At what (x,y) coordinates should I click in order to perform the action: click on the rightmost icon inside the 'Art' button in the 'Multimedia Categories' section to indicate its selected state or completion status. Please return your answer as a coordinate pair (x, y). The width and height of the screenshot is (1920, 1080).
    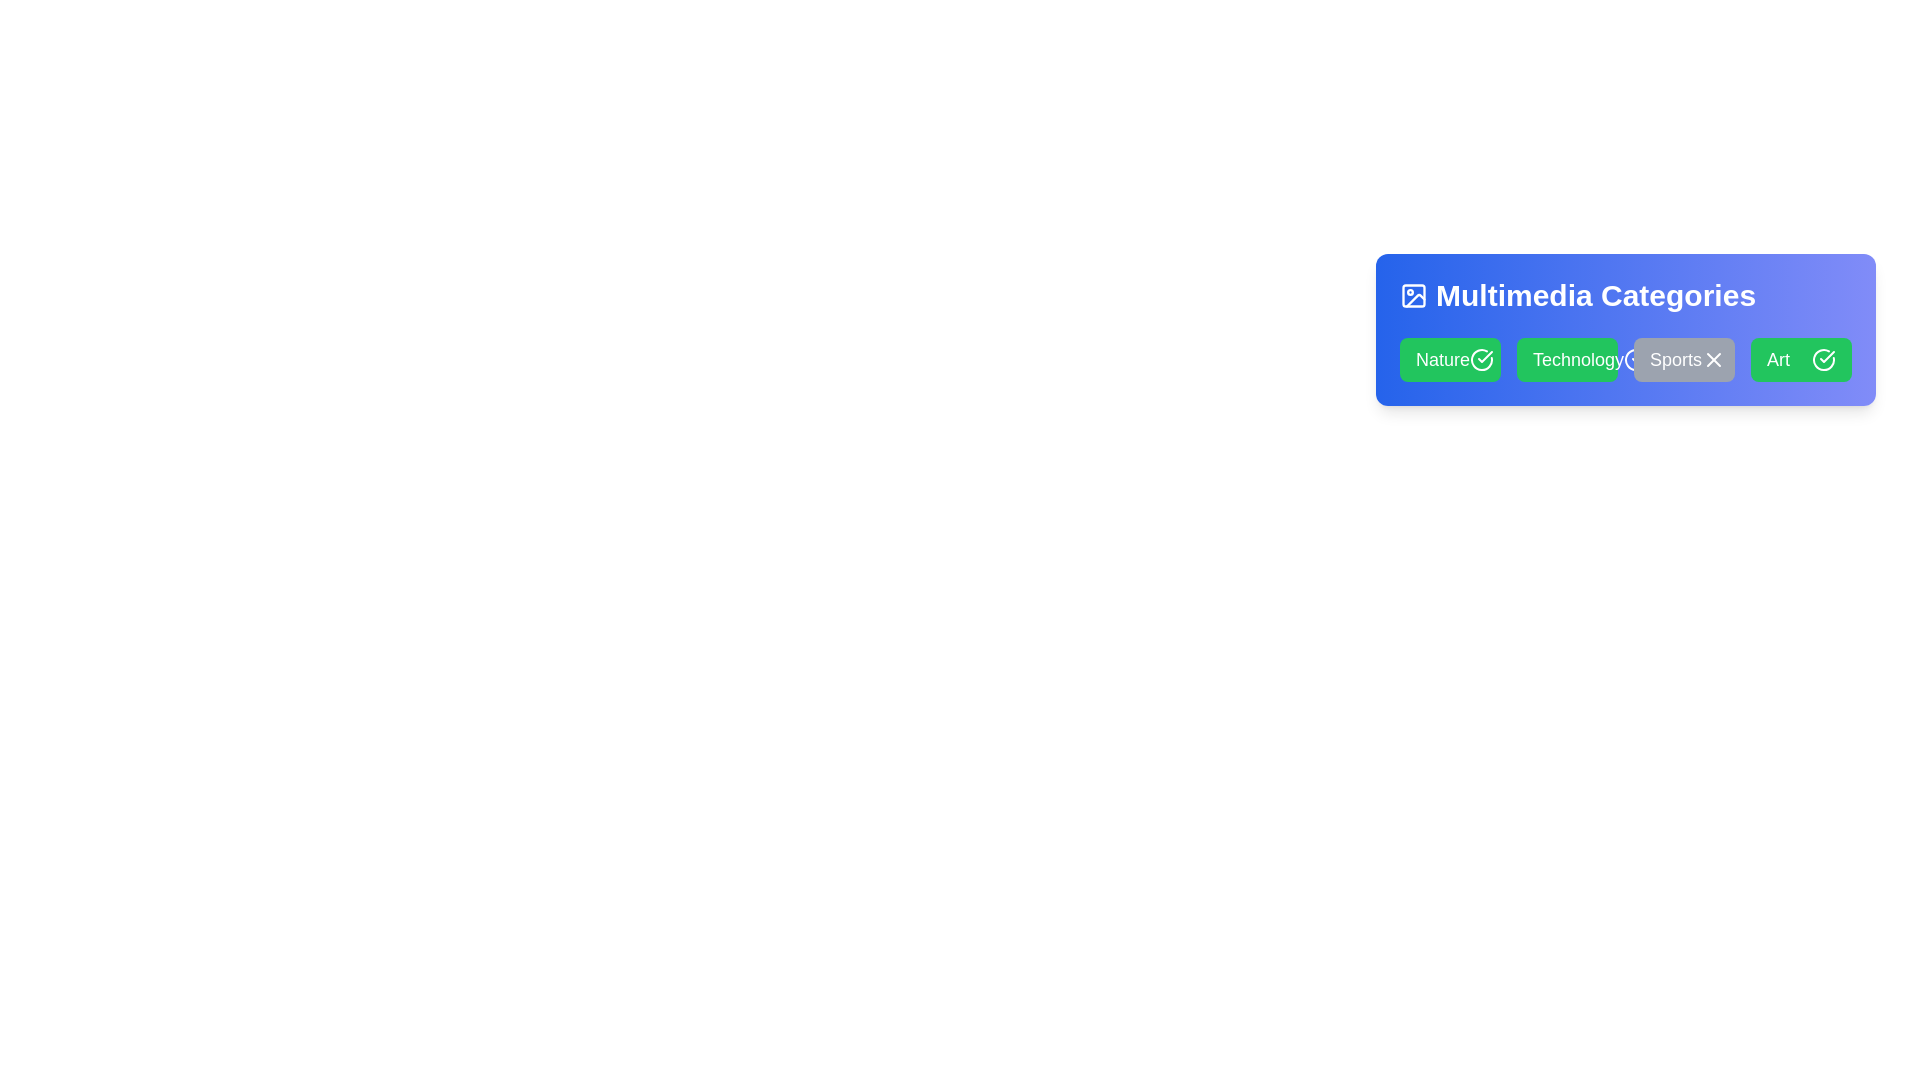
    Looking at the image, I should click on (1824, 358).